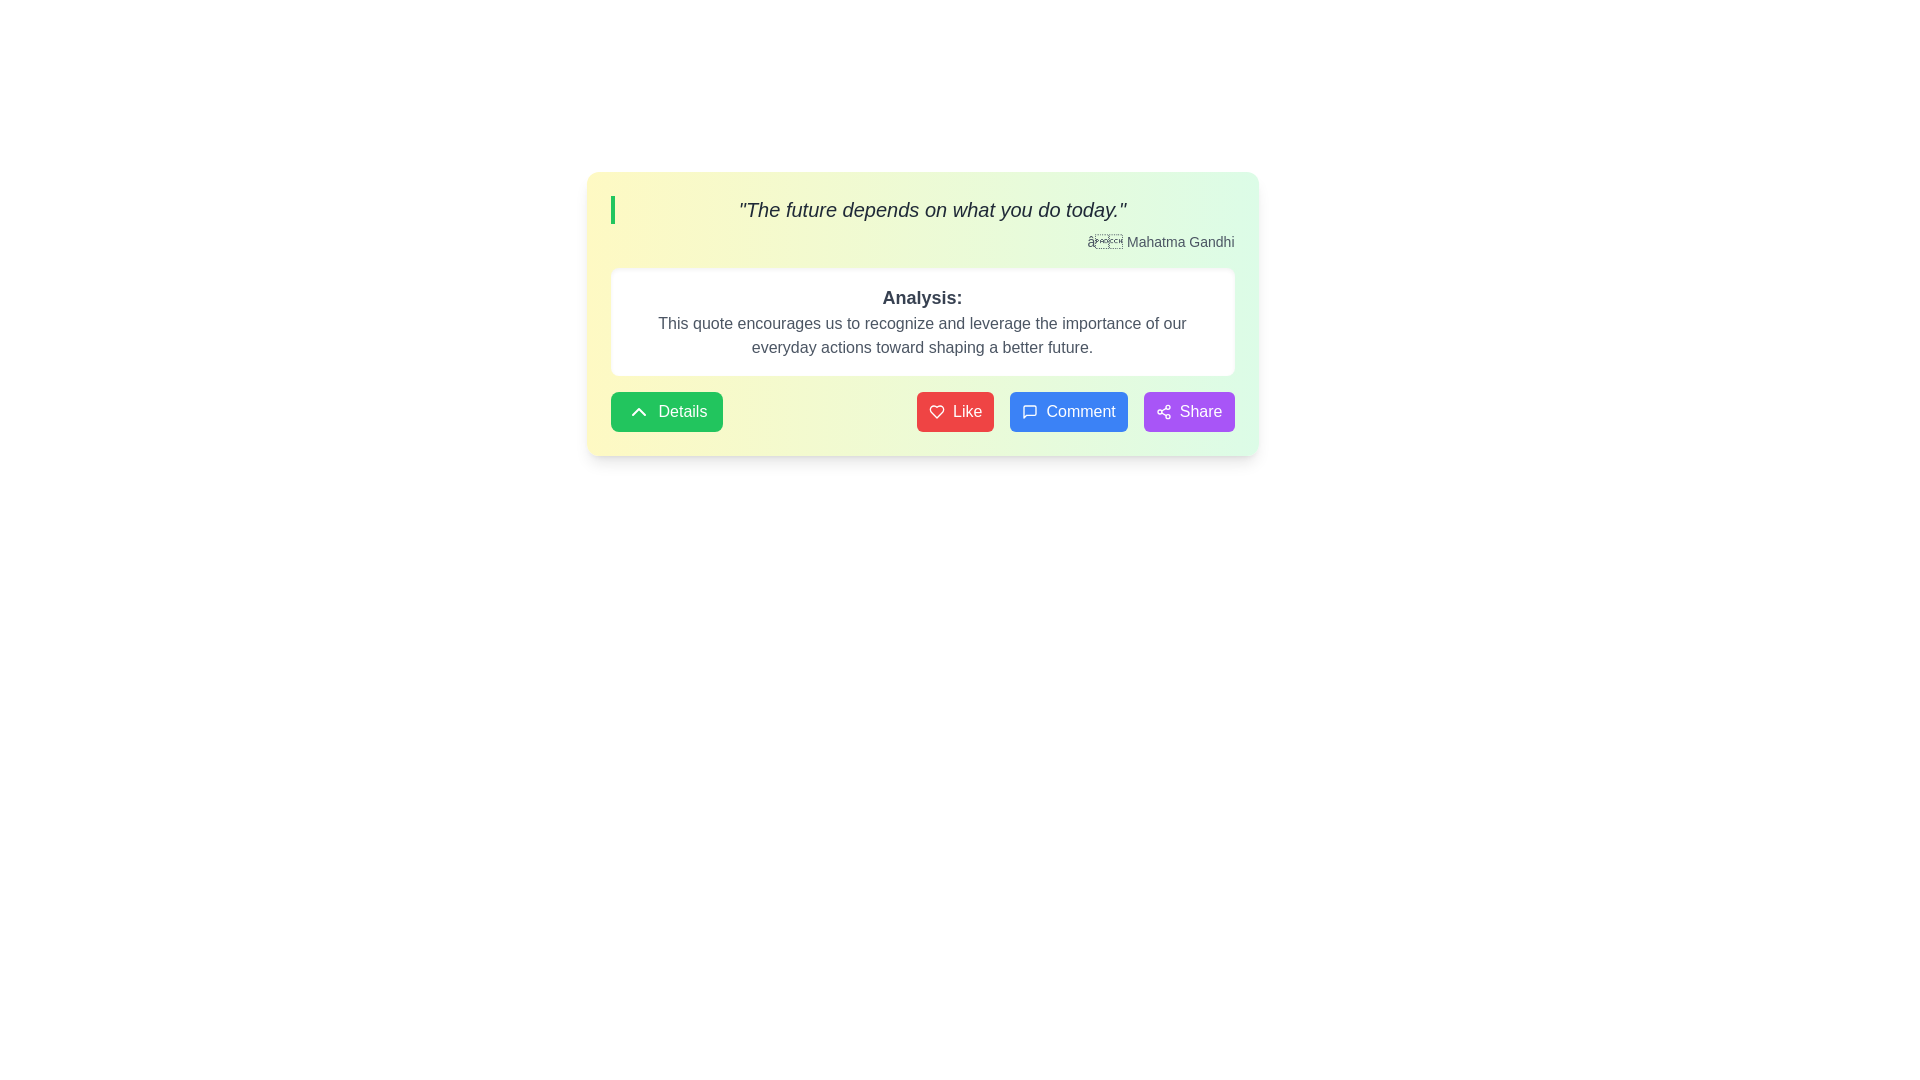 The image size is (1920, 1080). Describe the element at coordinates (637, 411) in the screenshot. I see `the chevron-up icon located to the left of the 'Details' label within the green rounded rectangular button` at that location.